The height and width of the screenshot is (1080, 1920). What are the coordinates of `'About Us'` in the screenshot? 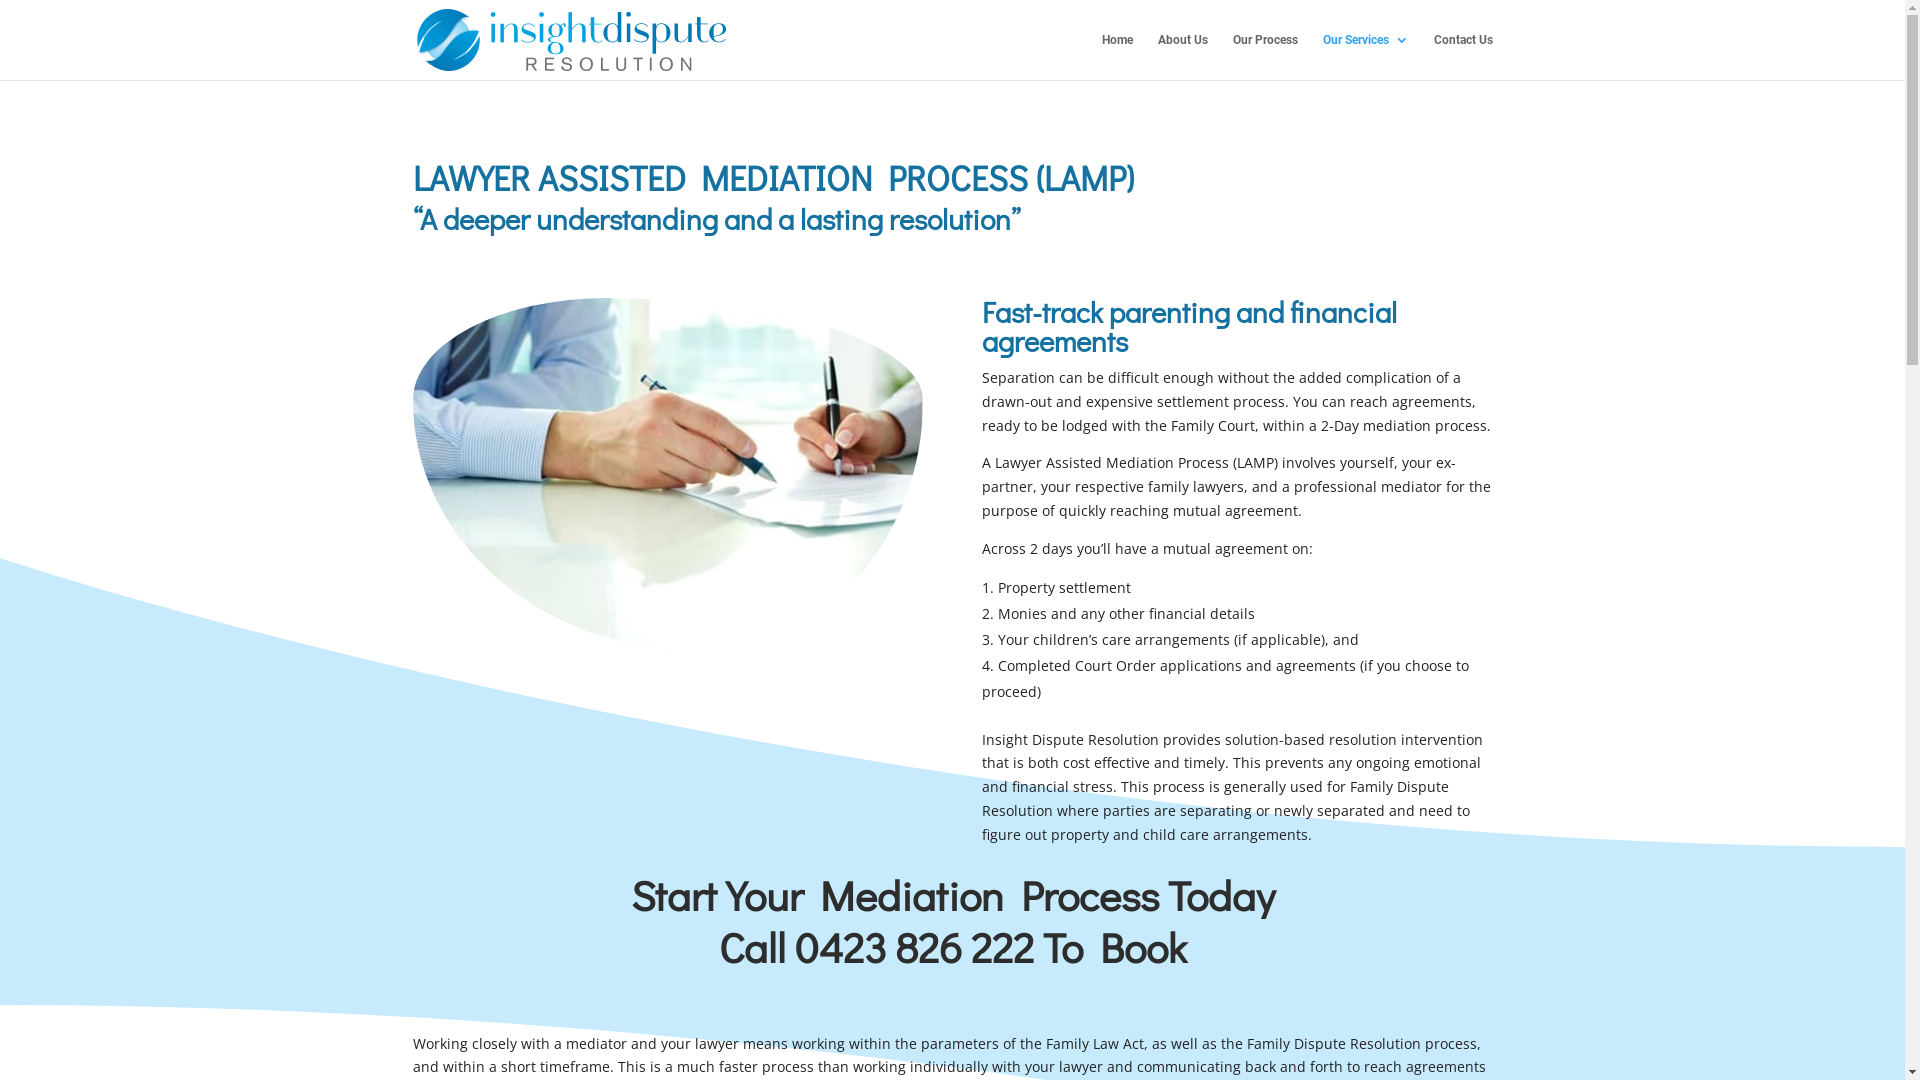 It's located at (1182, 55).